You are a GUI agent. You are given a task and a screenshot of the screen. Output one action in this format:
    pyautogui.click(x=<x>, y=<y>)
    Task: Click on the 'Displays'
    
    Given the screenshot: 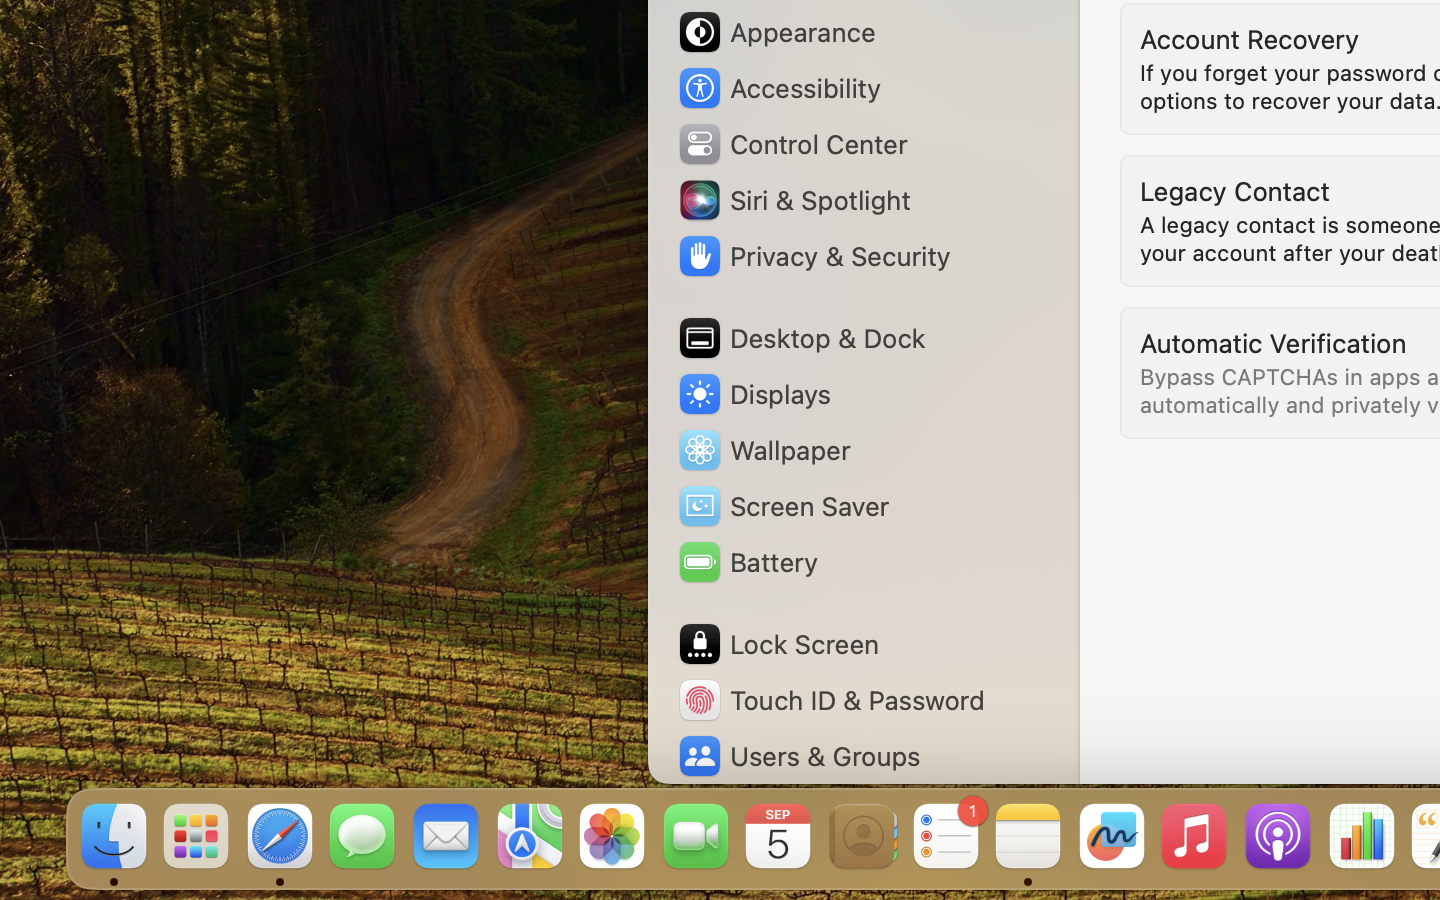 What is the action you would take?
    pyautogui.click(x=752, y=394)
    